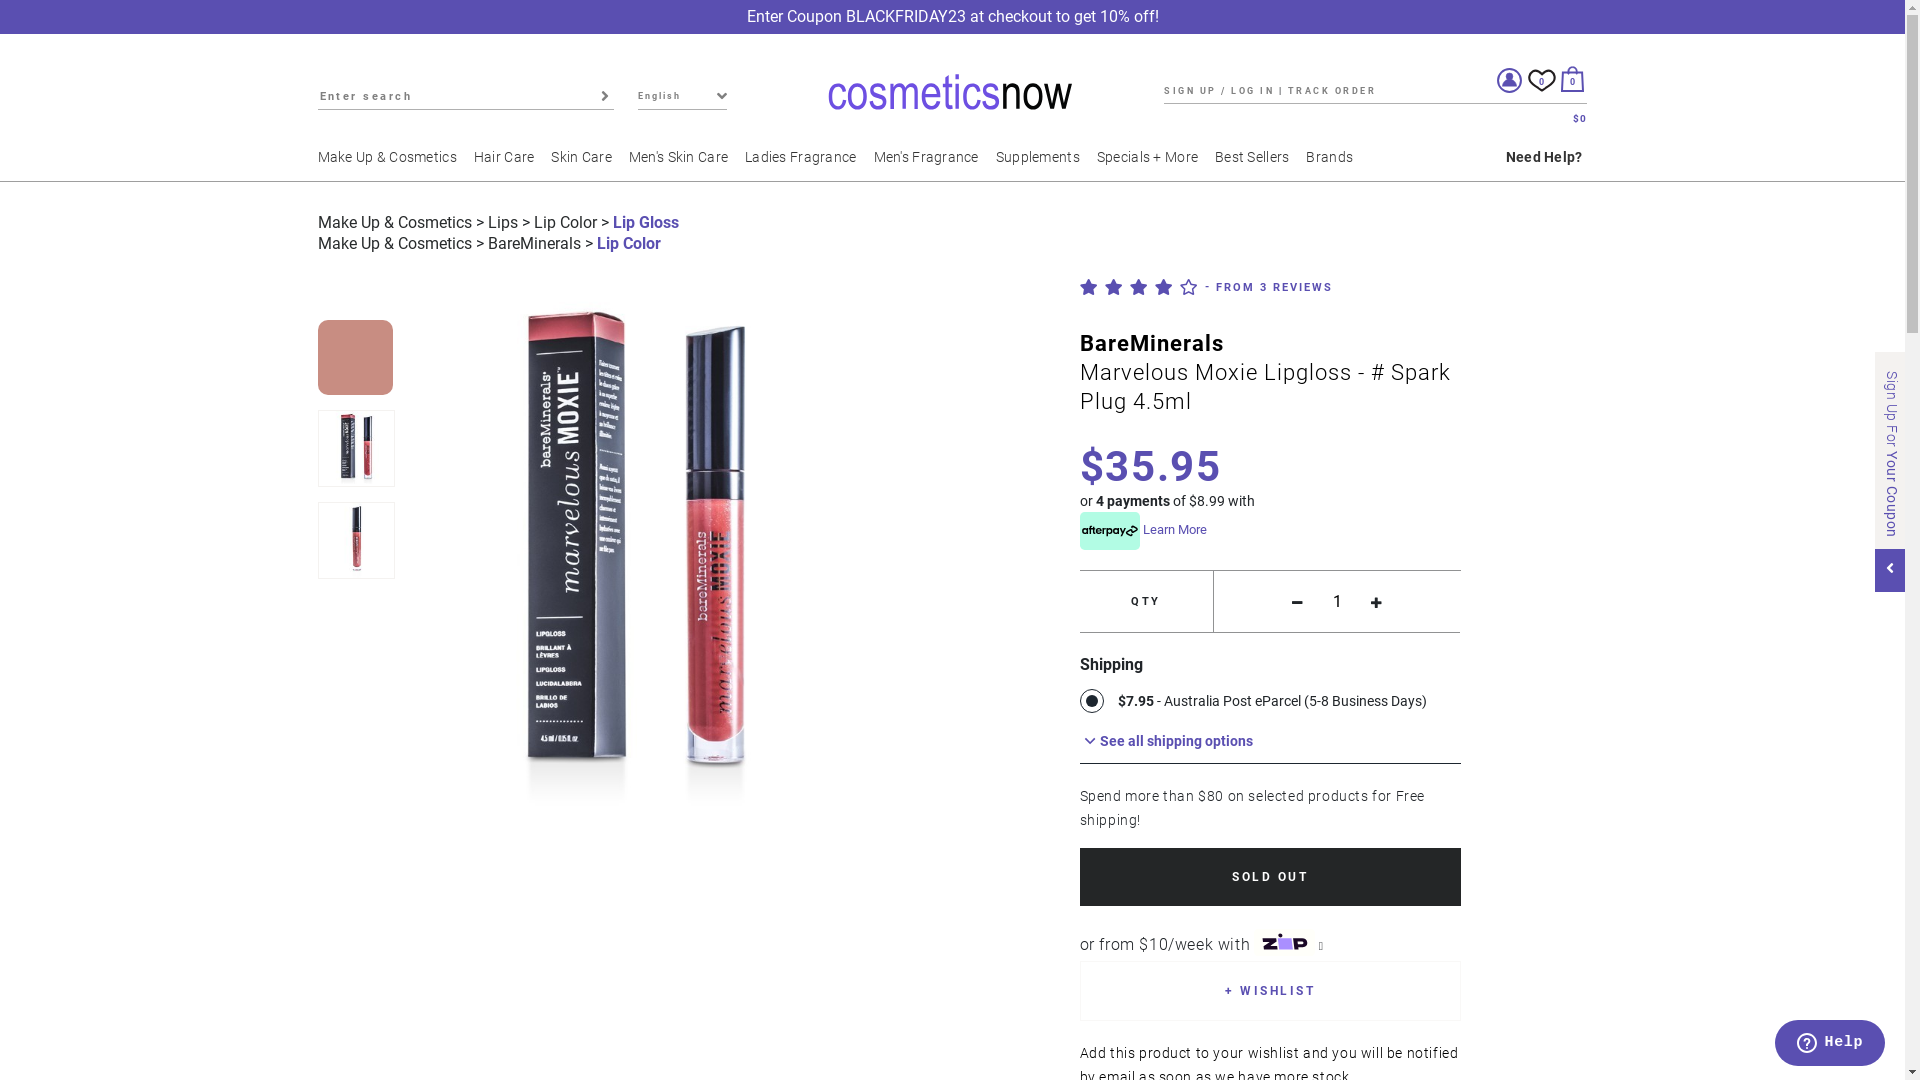 The width and height of the screenshot is (1920, 1080). Describe the element at coordinates (1335, 164) in the screenshot. I see `'Brands'` at that location.